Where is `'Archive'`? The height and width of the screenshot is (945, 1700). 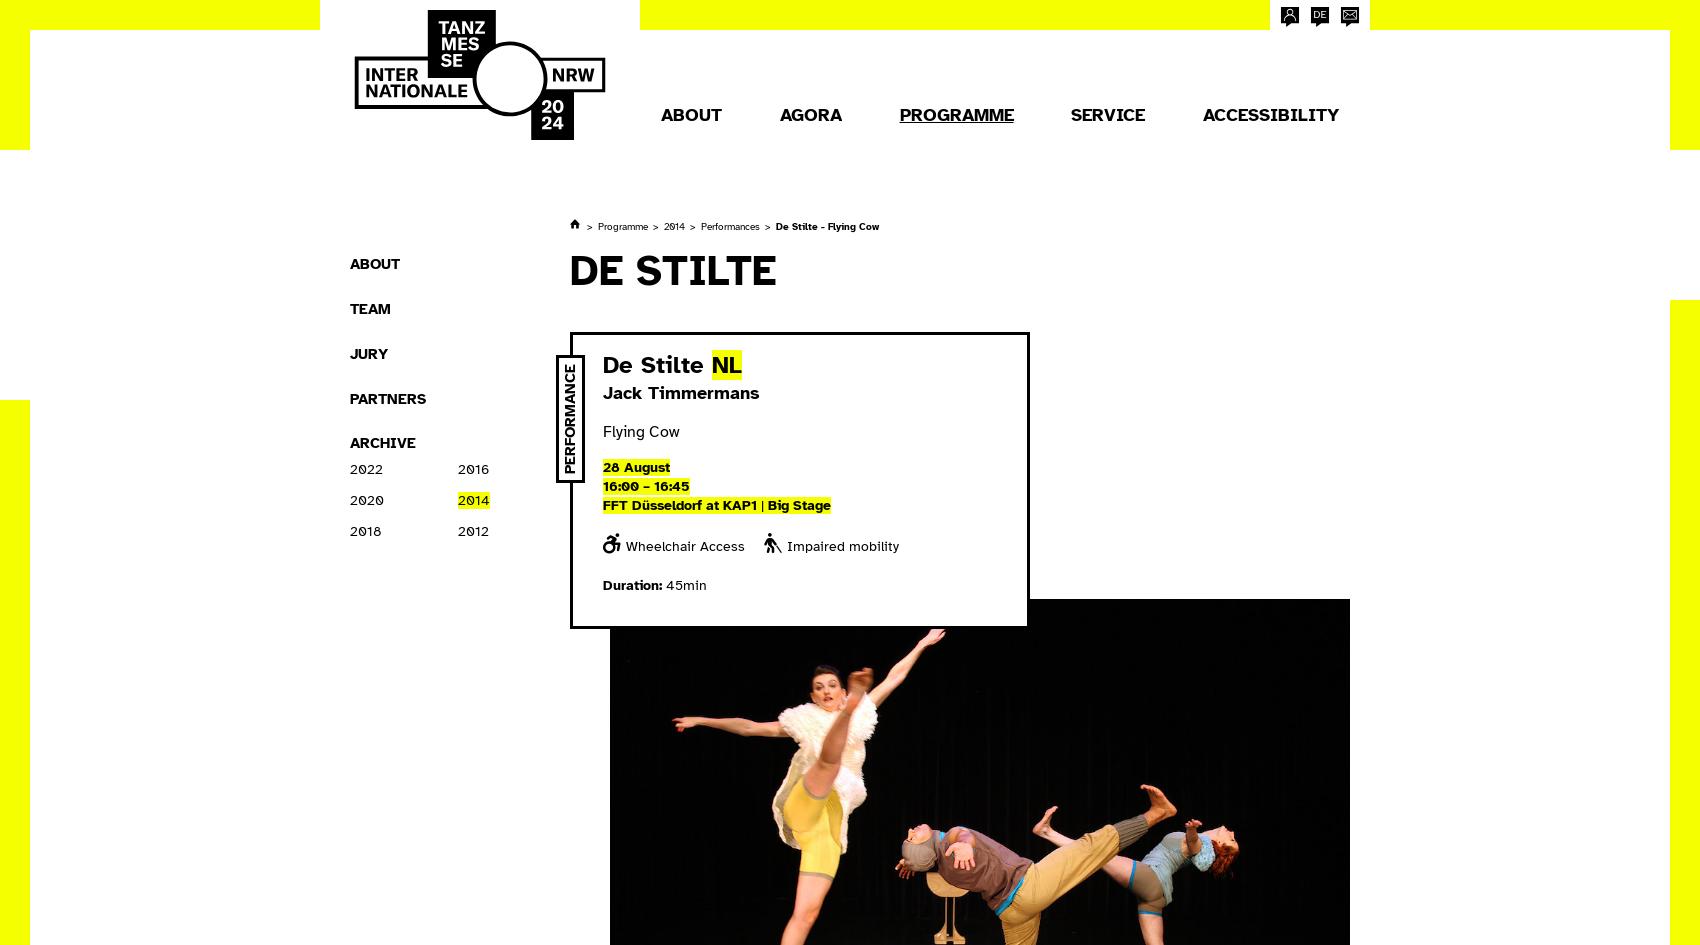
'Archive' is located at coordinates (382, 443).